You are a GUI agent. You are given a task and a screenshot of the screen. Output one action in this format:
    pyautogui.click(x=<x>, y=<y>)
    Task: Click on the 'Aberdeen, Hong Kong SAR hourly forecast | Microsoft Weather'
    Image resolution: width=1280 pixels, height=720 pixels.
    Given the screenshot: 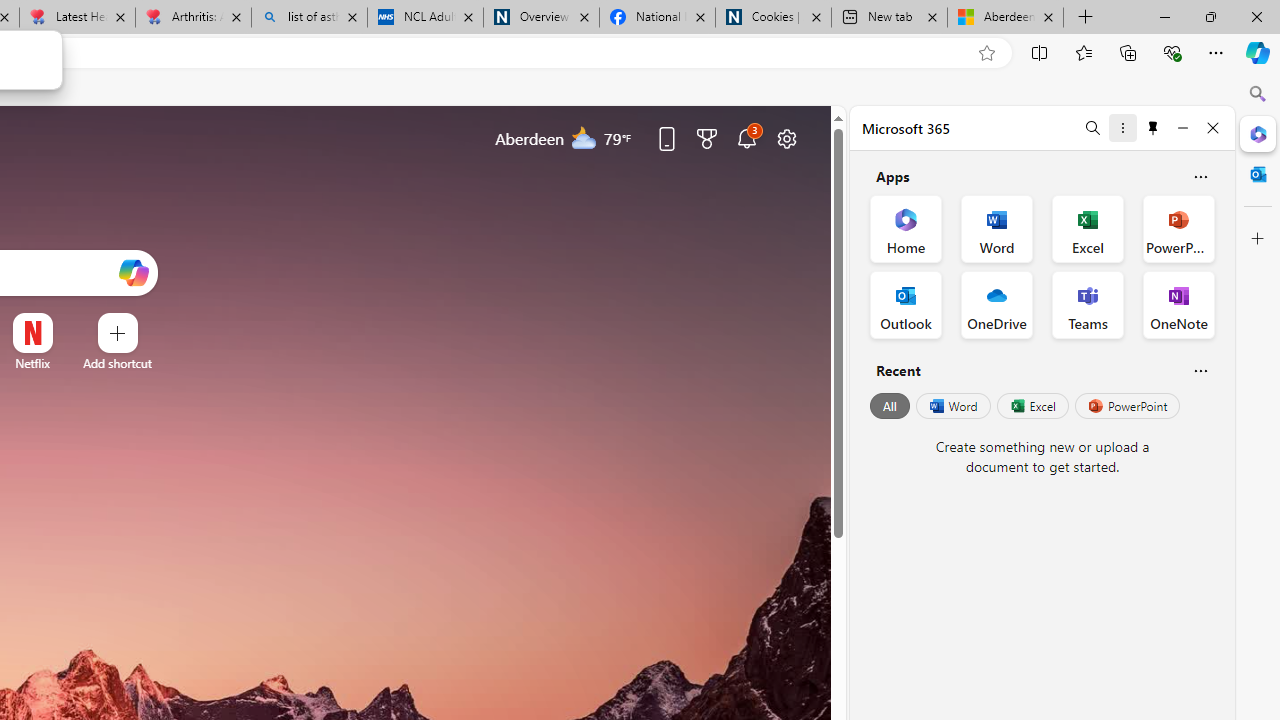 What is the action you would take?
    pyautogui.click(x=1006, y=17)
    